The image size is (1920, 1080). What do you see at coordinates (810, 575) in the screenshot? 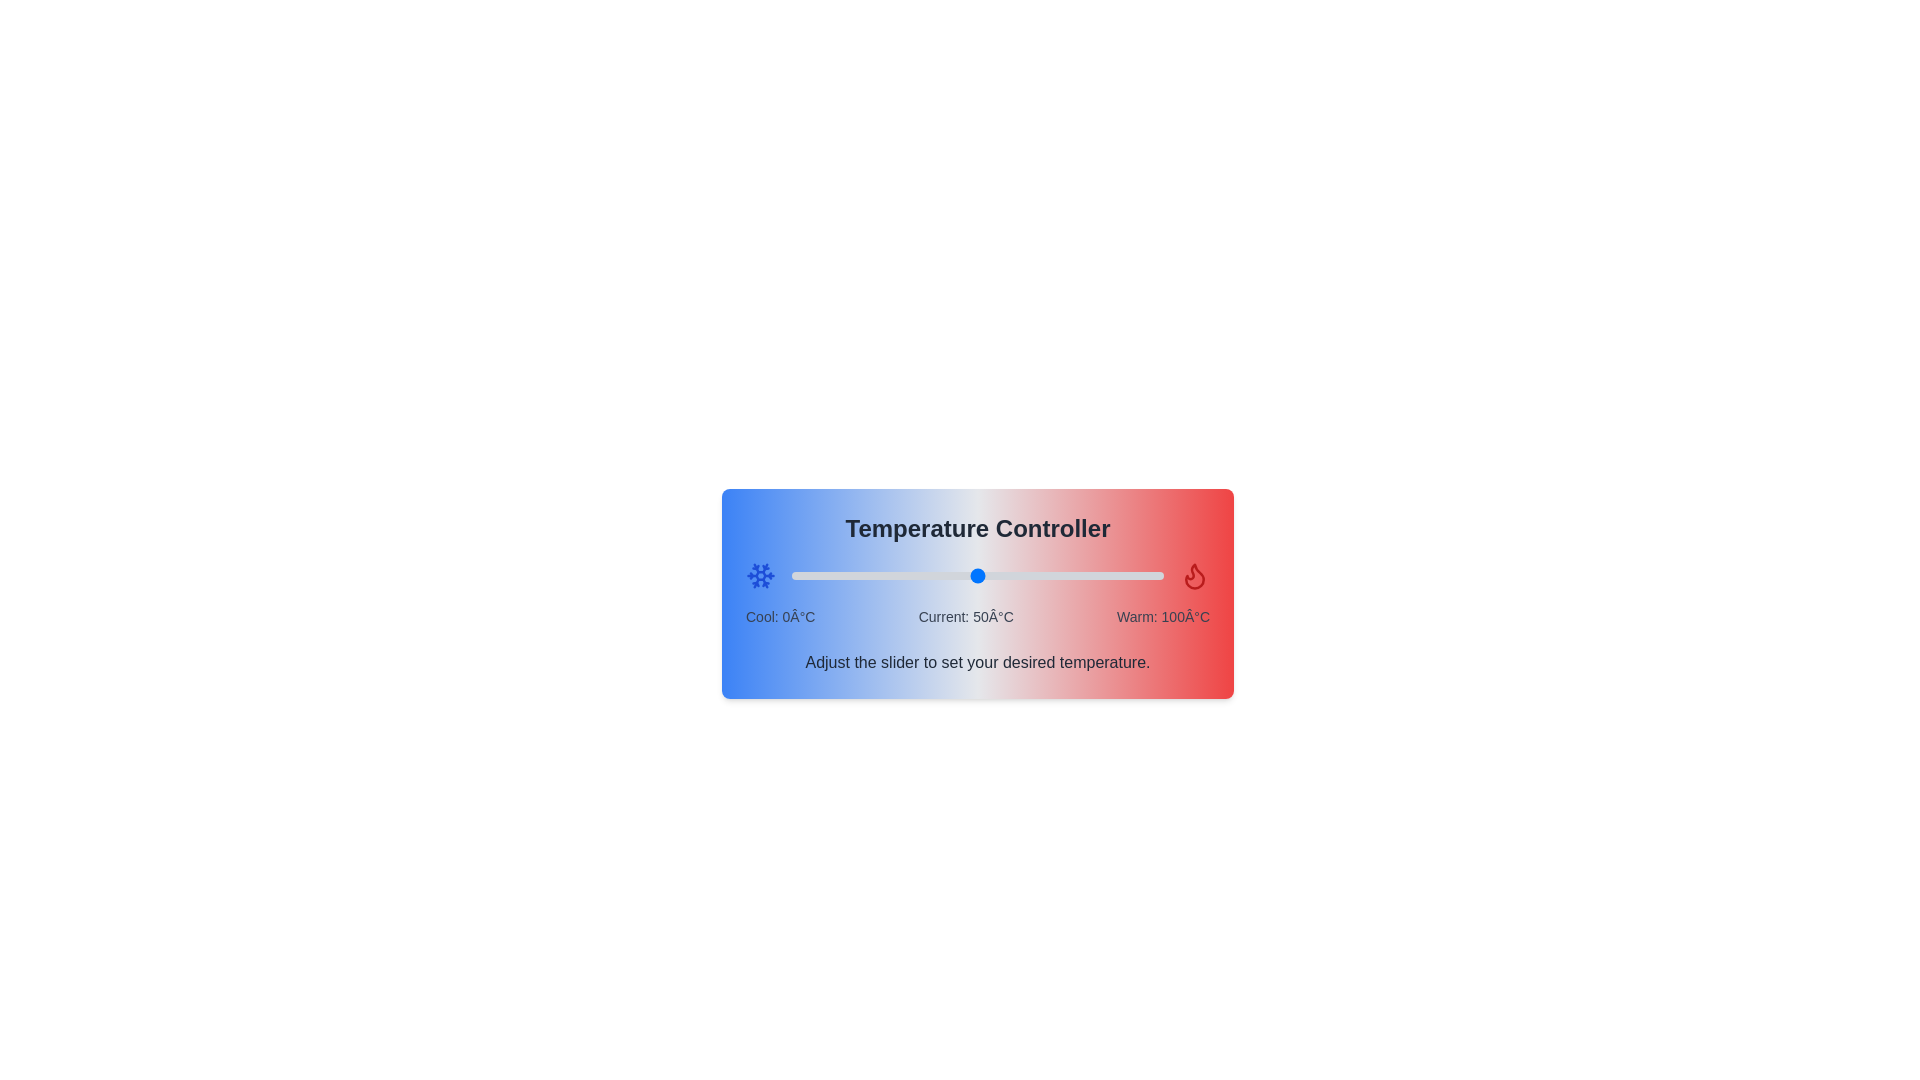
I see `the temperature to 5°C by adjusting the slider` at bounding box center [810, 575].